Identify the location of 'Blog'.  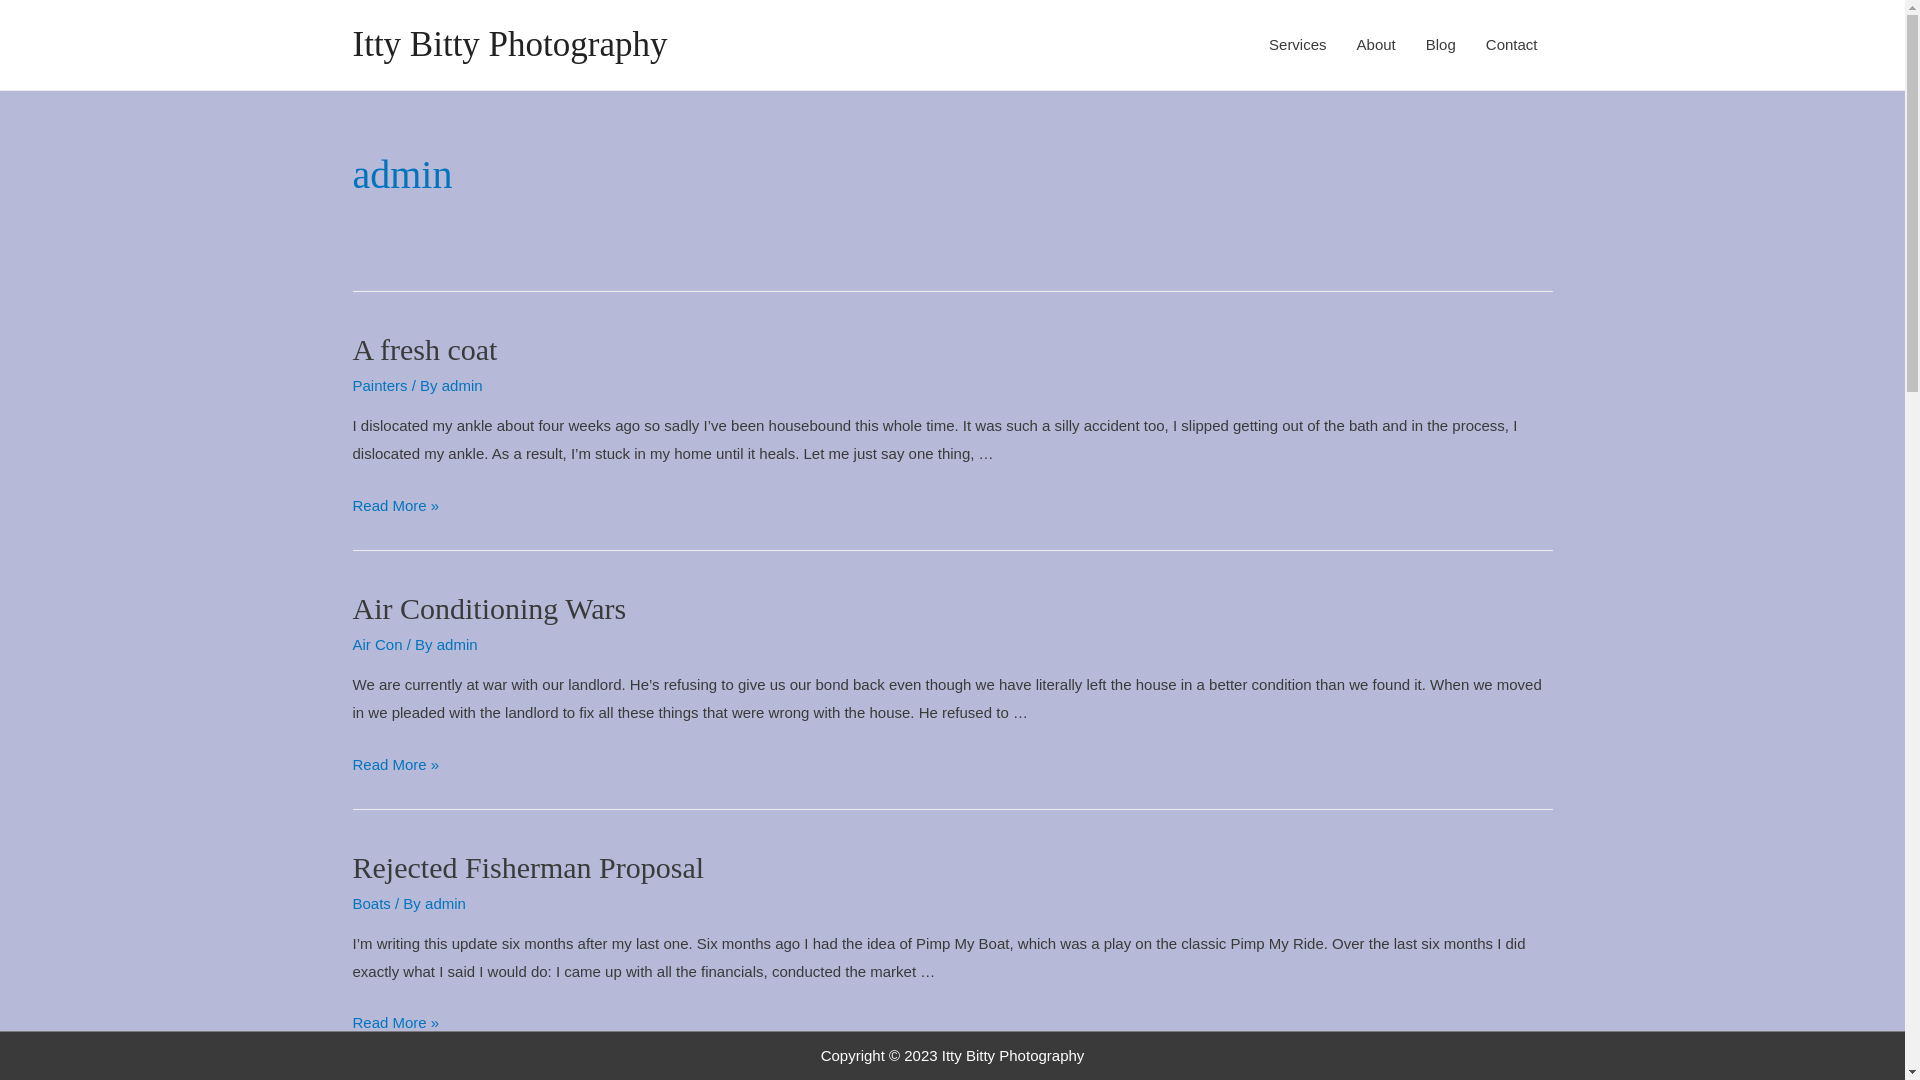
(1440, 45).